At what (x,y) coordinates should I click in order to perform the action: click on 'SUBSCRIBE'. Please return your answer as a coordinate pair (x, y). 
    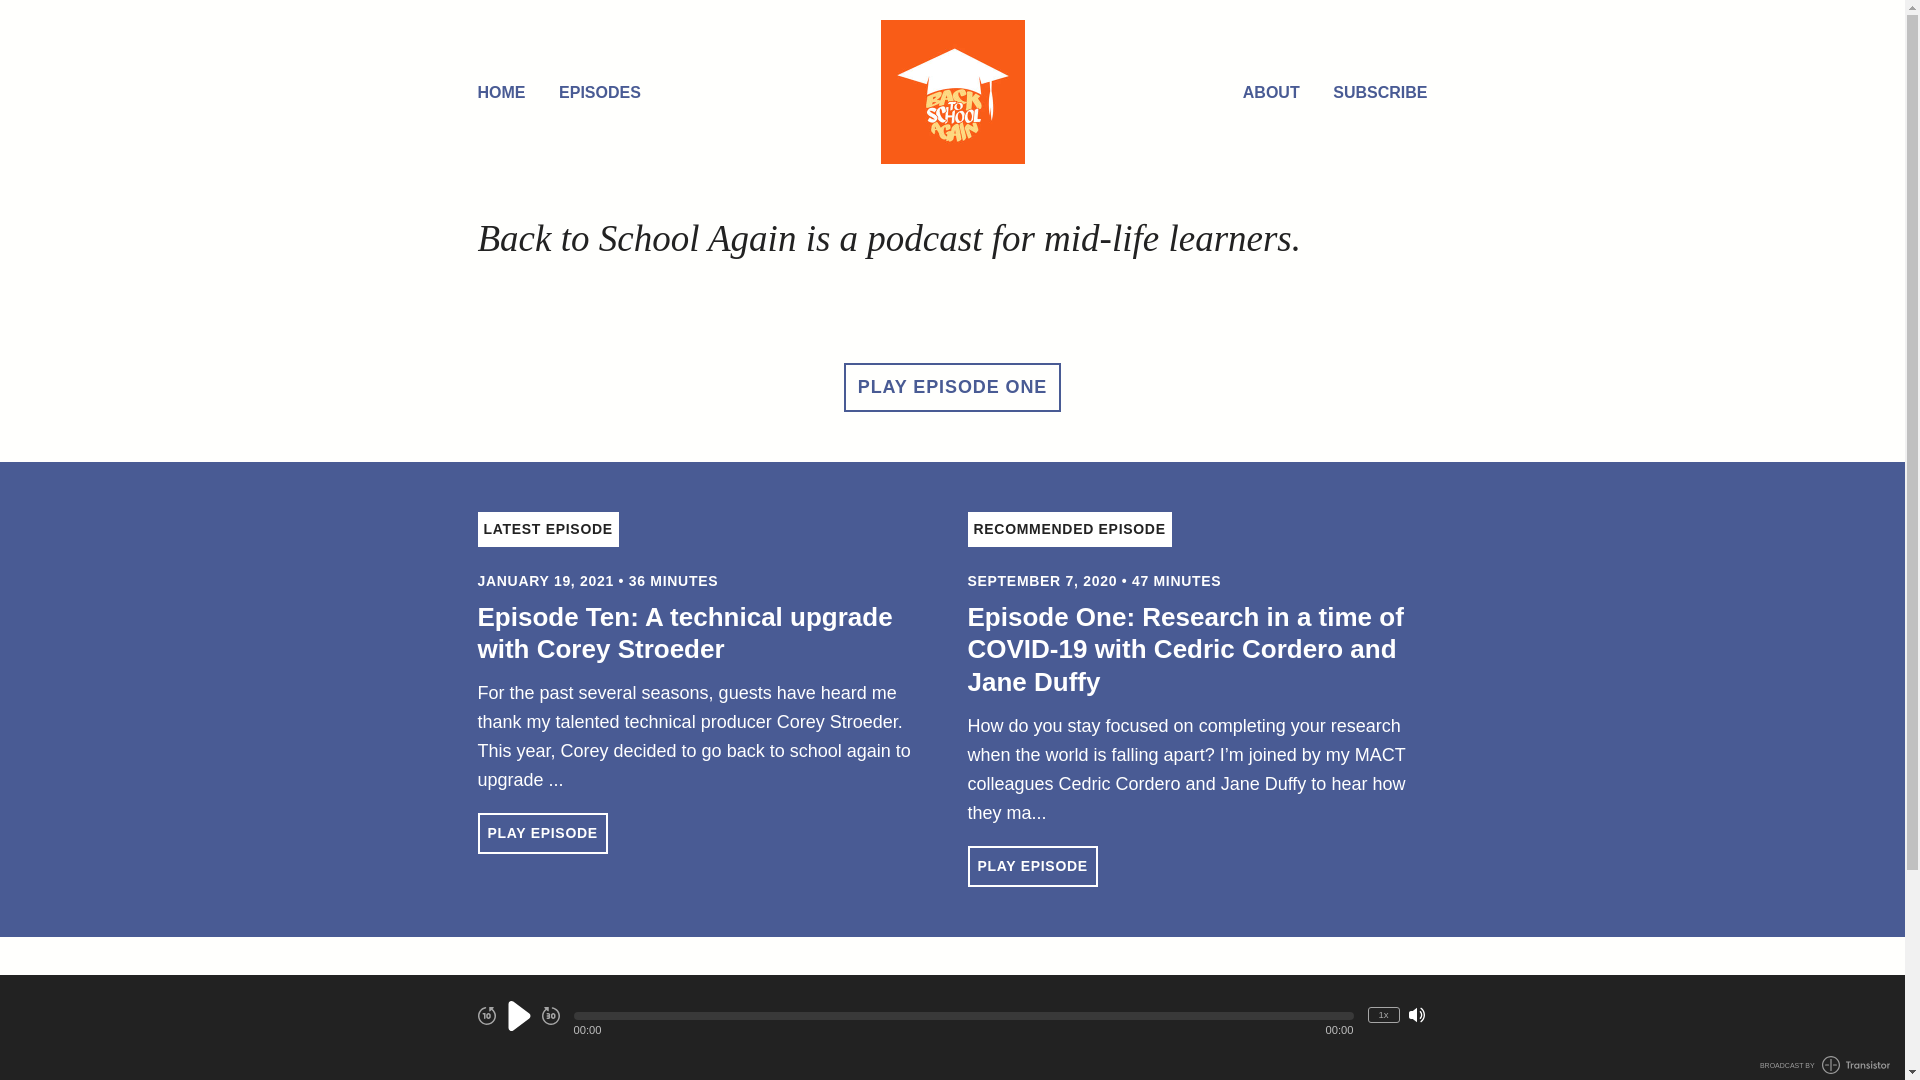
    Looking at the image, I should click on (1333, 93).